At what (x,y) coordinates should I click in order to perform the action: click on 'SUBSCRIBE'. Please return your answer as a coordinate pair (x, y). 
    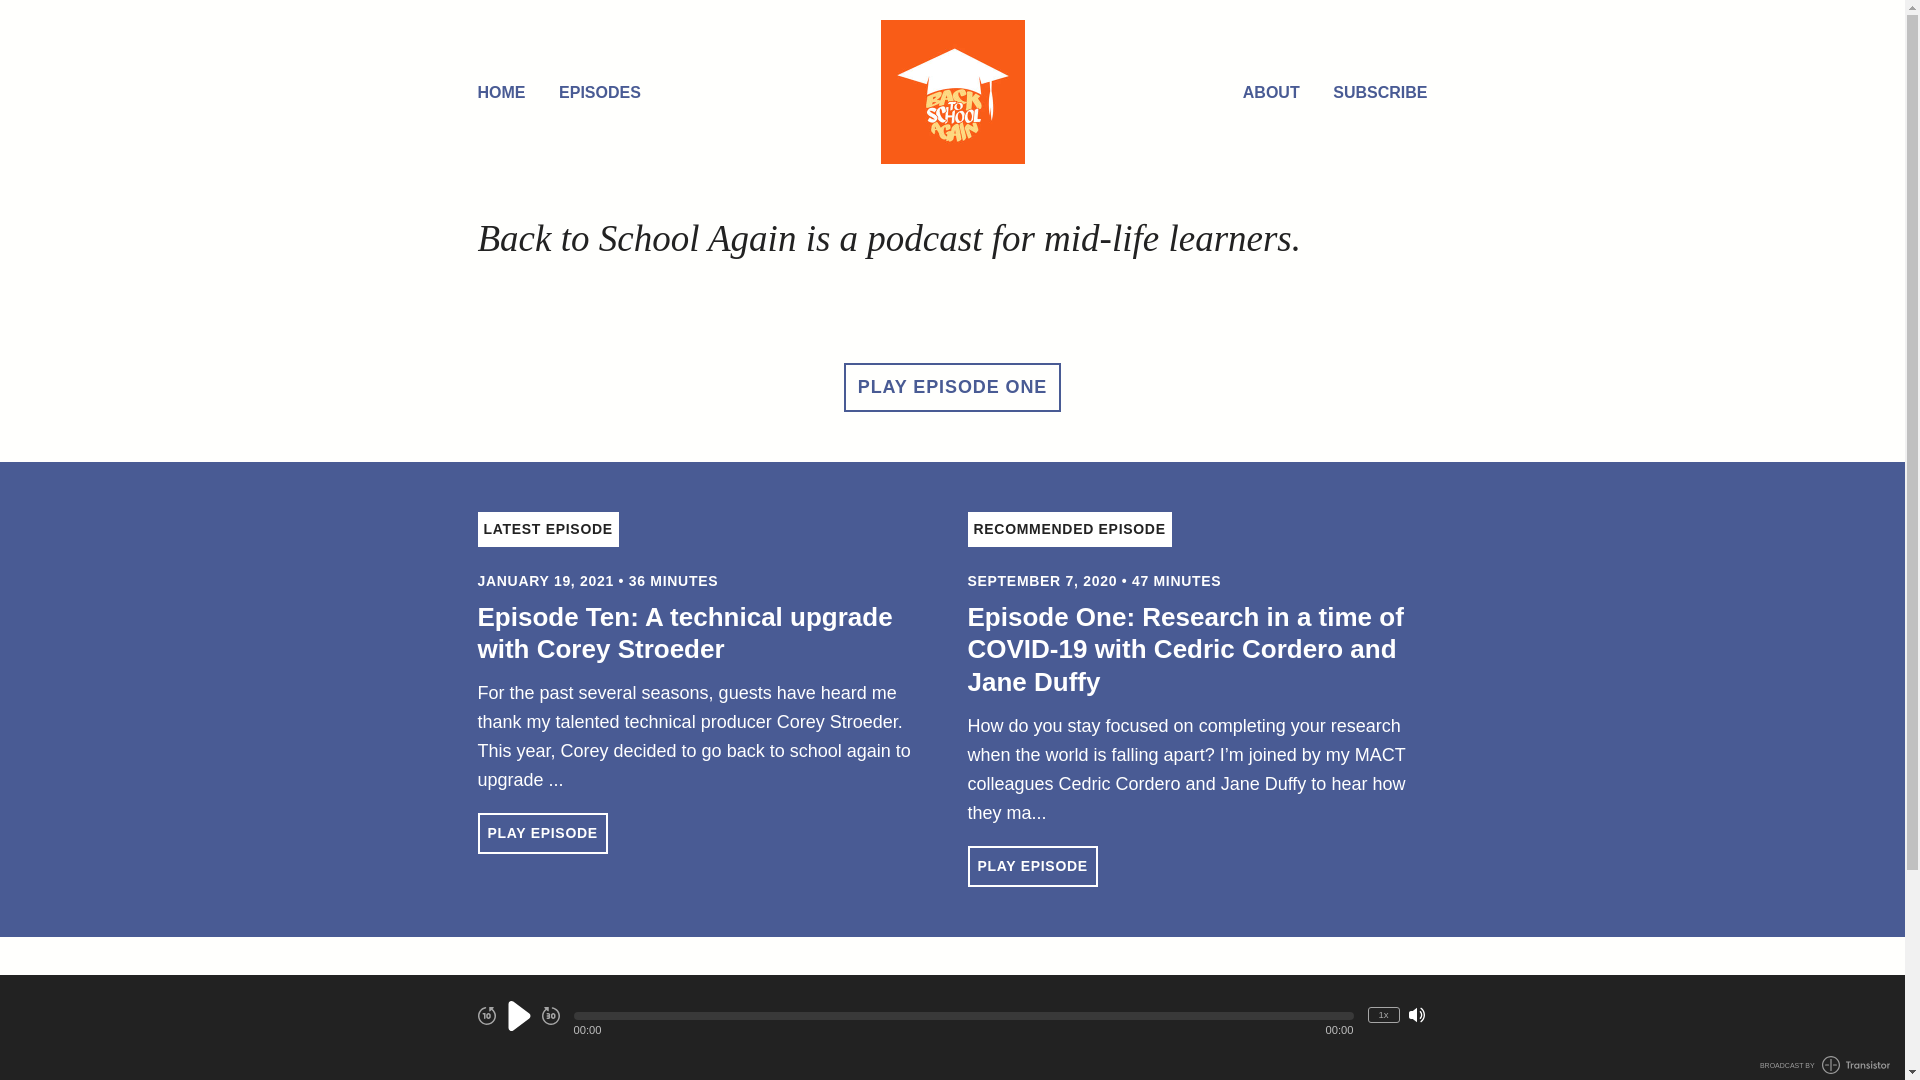
    Looking at the image, I should click on (1333, 93).